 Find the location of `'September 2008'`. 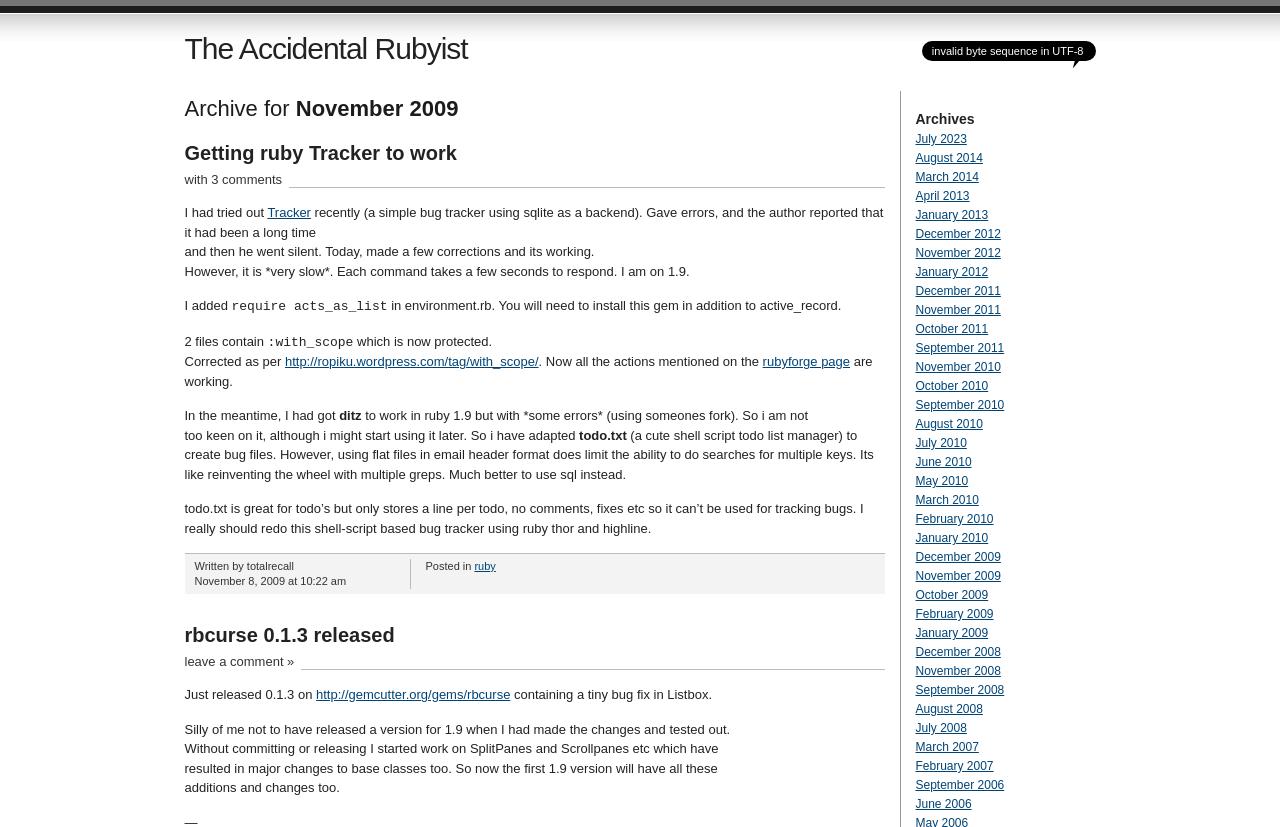

'September 2008' is located at coordinates (913, 688).